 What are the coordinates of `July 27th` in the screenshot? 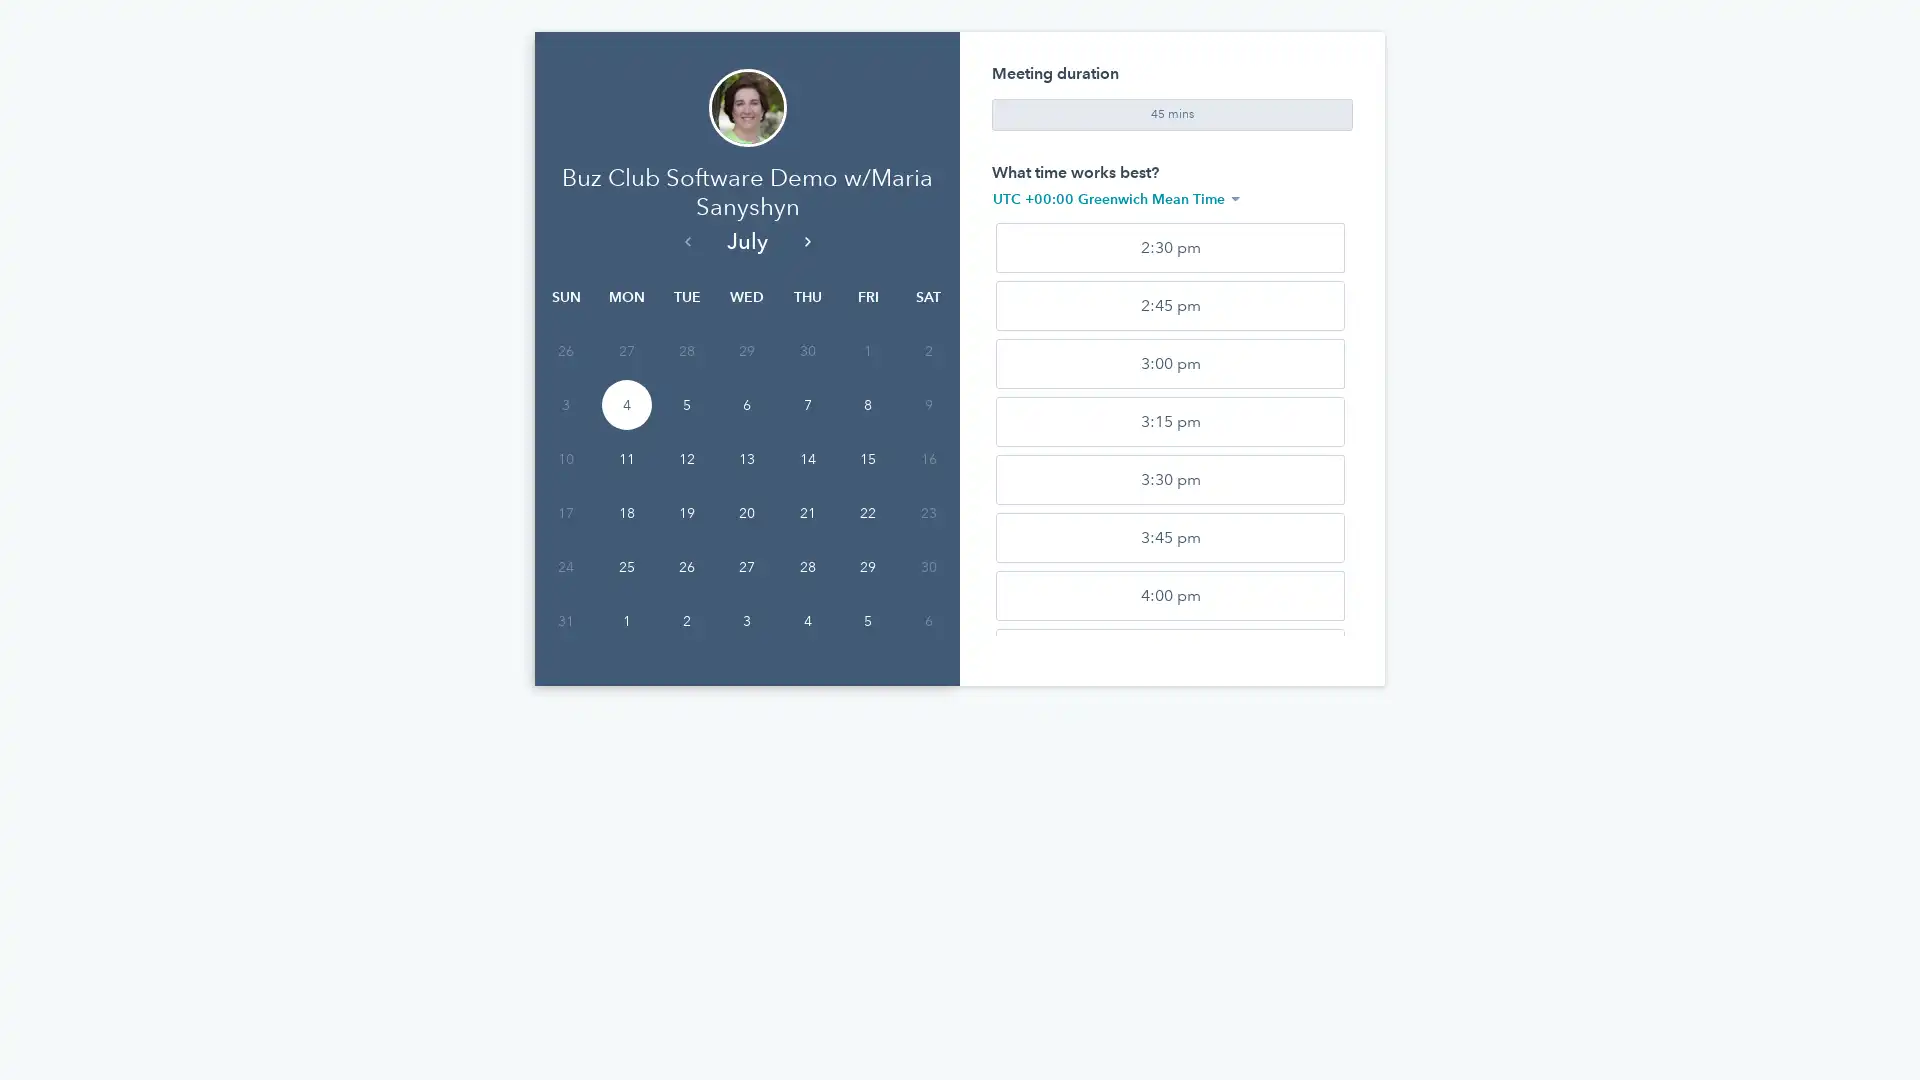 It's located at (746, 643).